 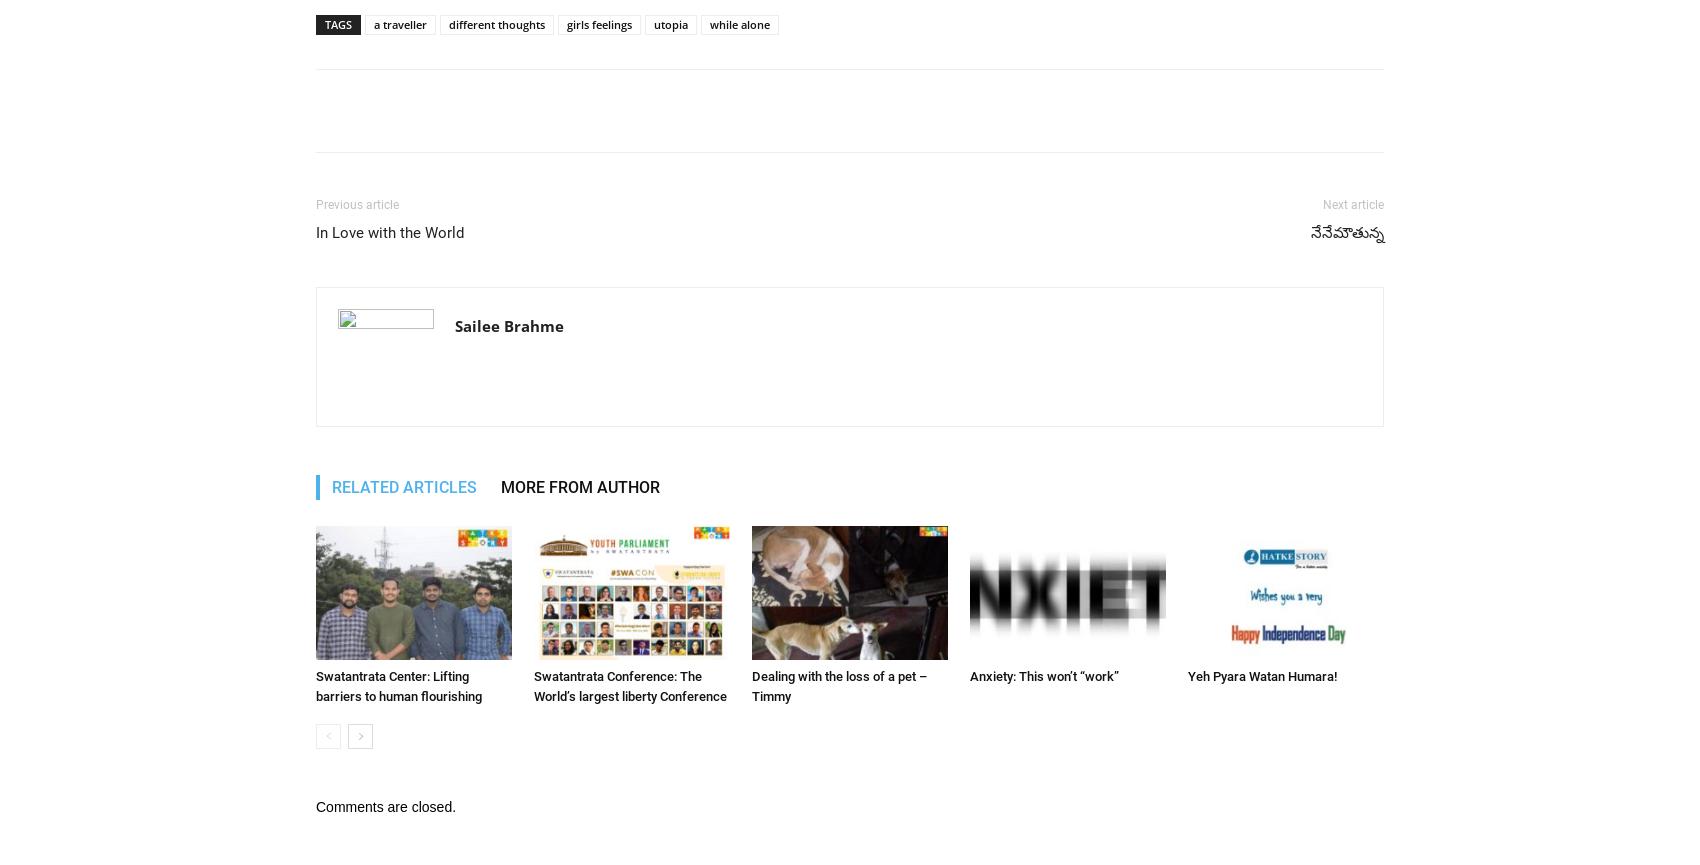 I want to click on 'Previous article', so click(x=356, y=202).